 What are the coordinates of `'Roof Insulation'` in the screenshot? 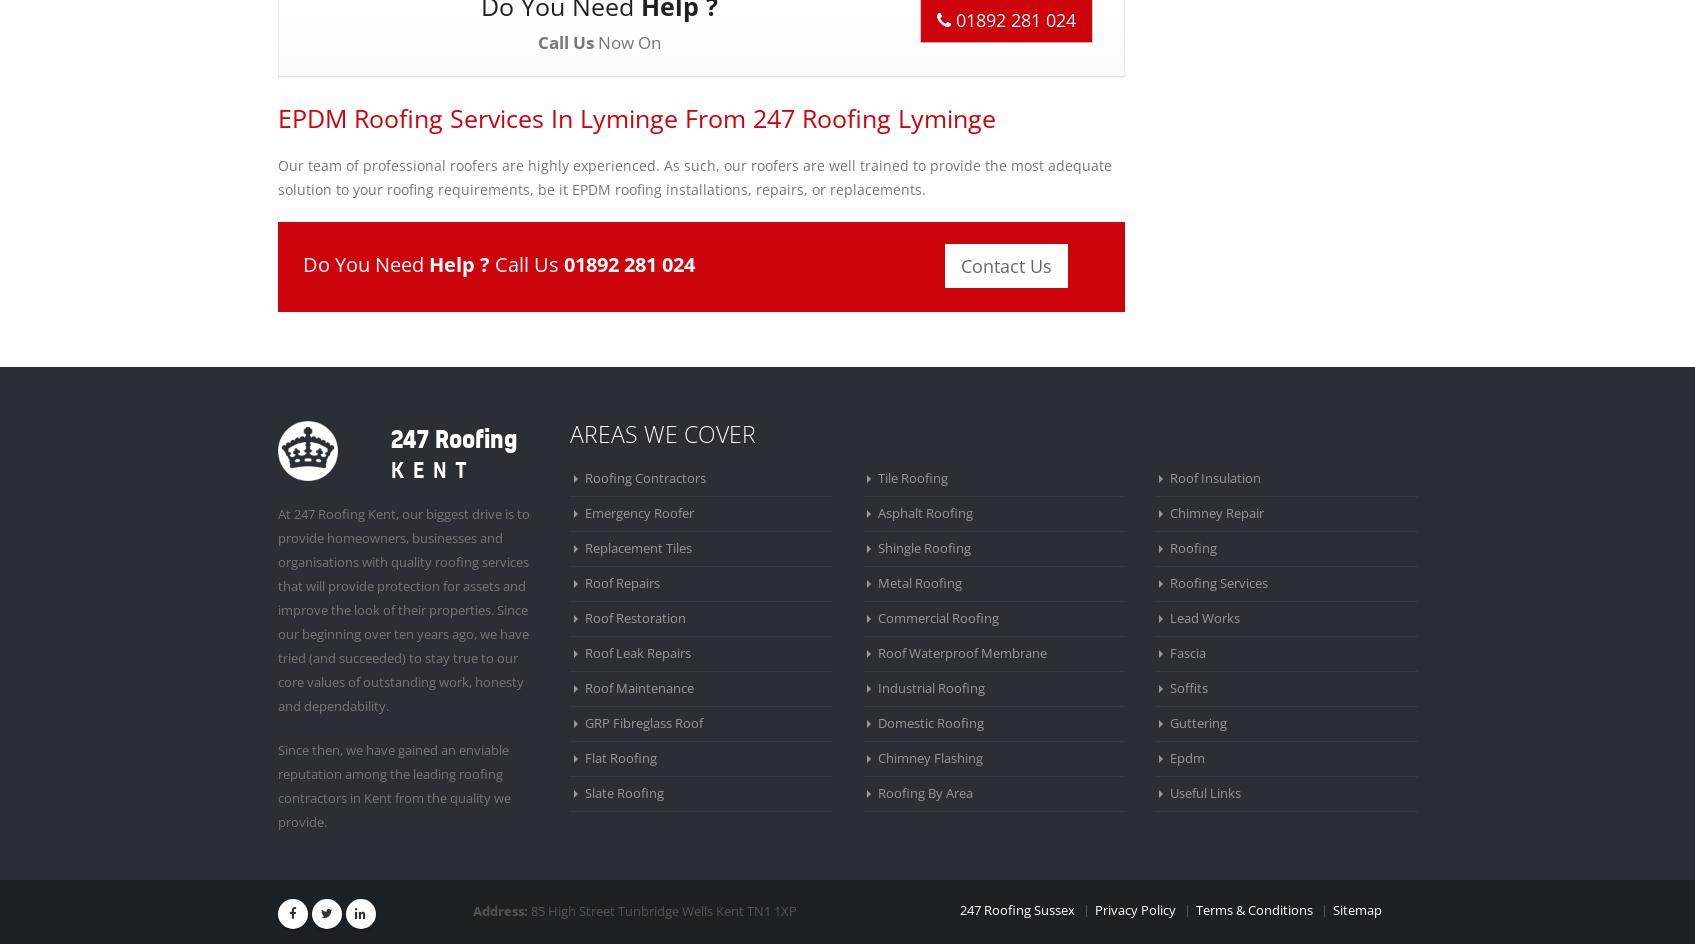 It's located at (1215, 477).